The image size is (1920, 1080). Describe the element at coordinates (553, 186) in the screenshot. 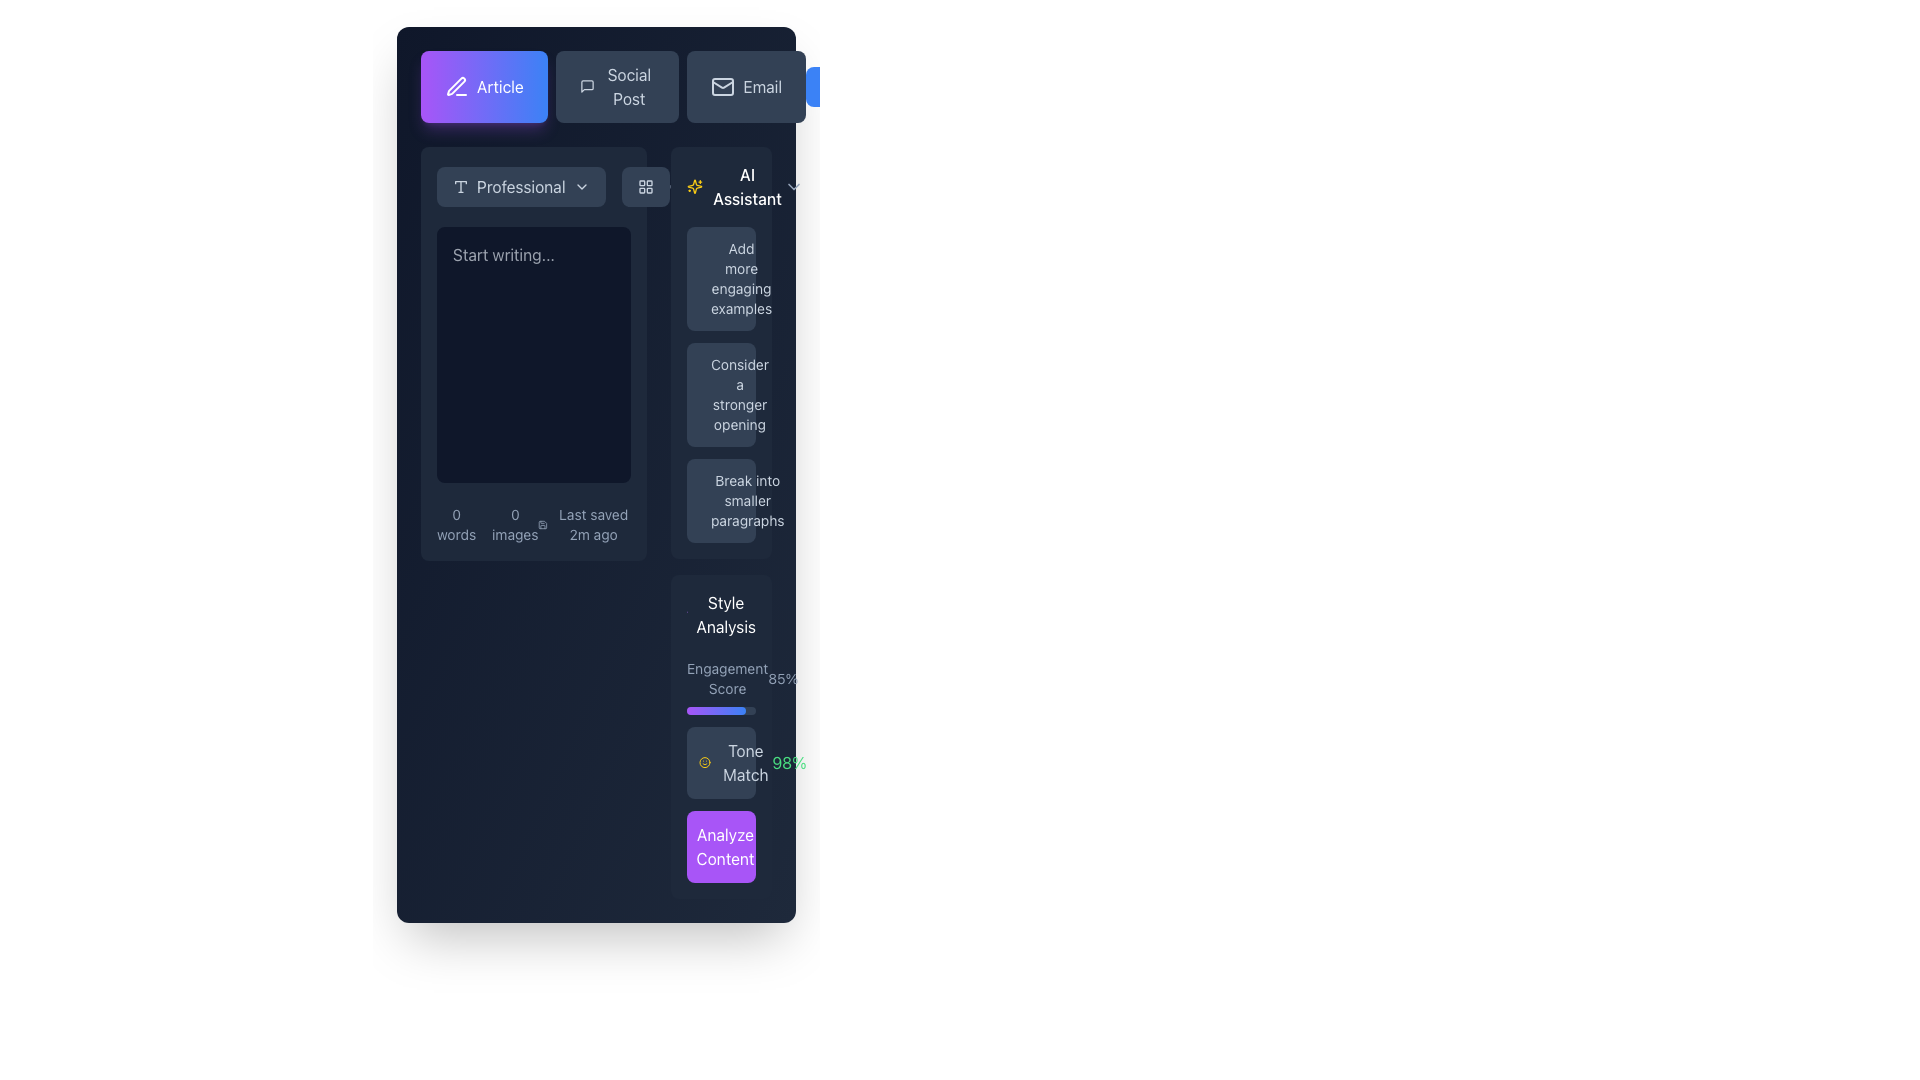

I see `the dropdown menu labeled 'Professional'` at that location.